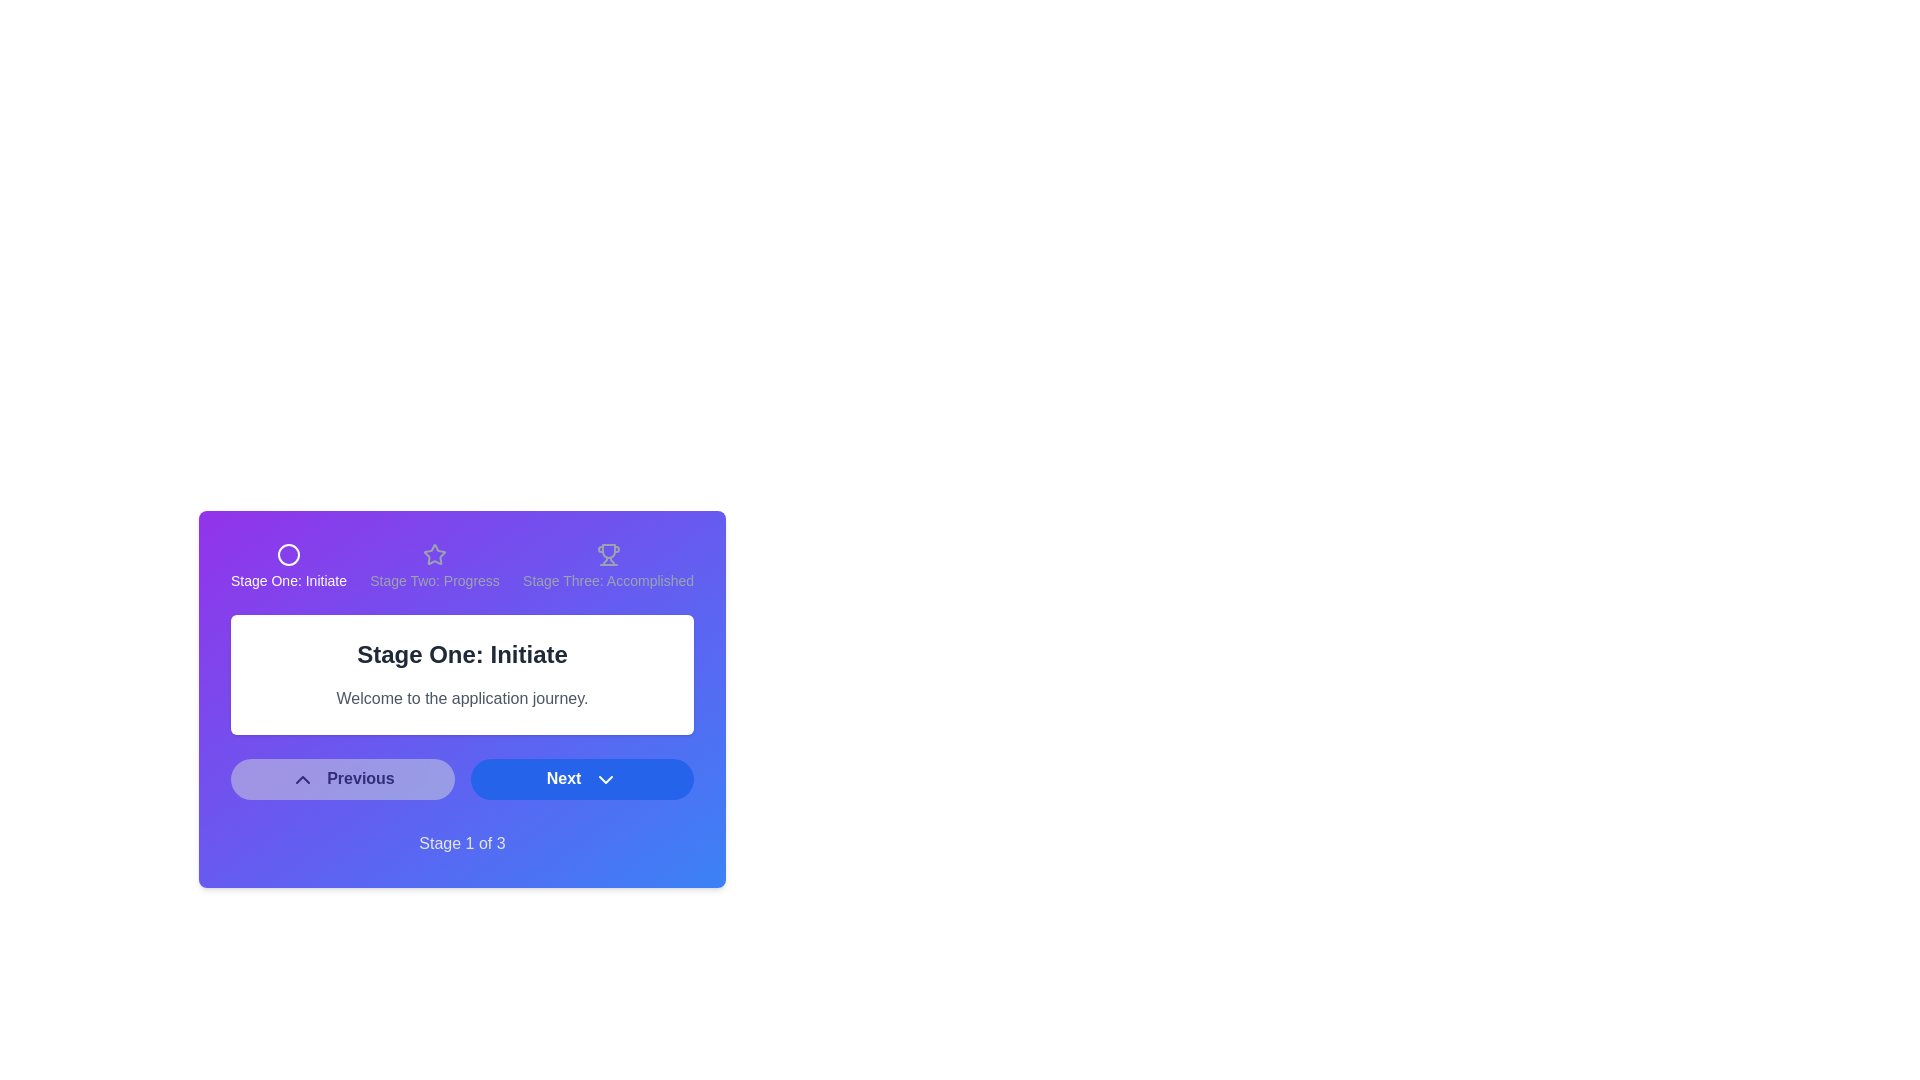 The image size is (1920, 1080). What do you see at coordinates (461, 655) in the screenshot?
I see `the text element displaying 'Stage One: Initiate', which is positioned in the upper-middle section of a white panel, to provide context about the current stage in the application process` at bounding box center [461, 655].